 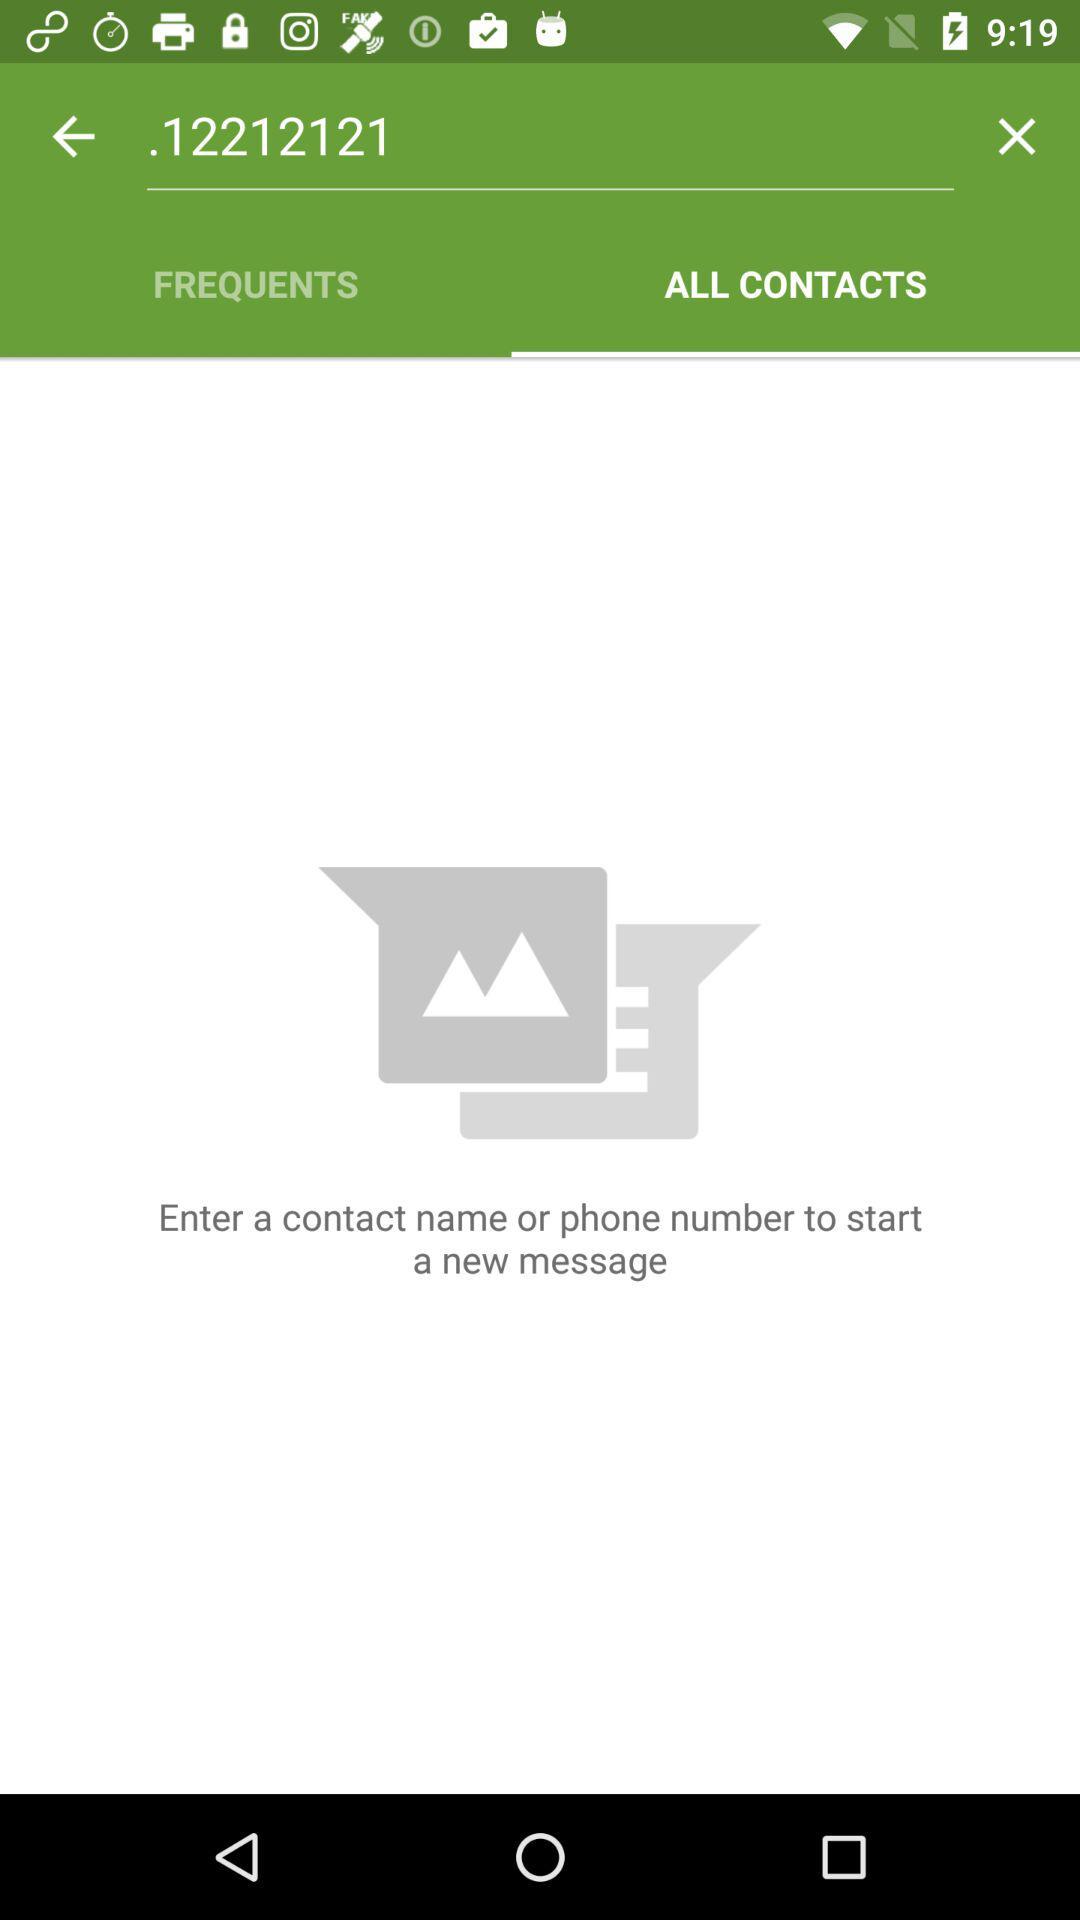 I want to click on icon next to frequents icon, so click(x=794, y=282).